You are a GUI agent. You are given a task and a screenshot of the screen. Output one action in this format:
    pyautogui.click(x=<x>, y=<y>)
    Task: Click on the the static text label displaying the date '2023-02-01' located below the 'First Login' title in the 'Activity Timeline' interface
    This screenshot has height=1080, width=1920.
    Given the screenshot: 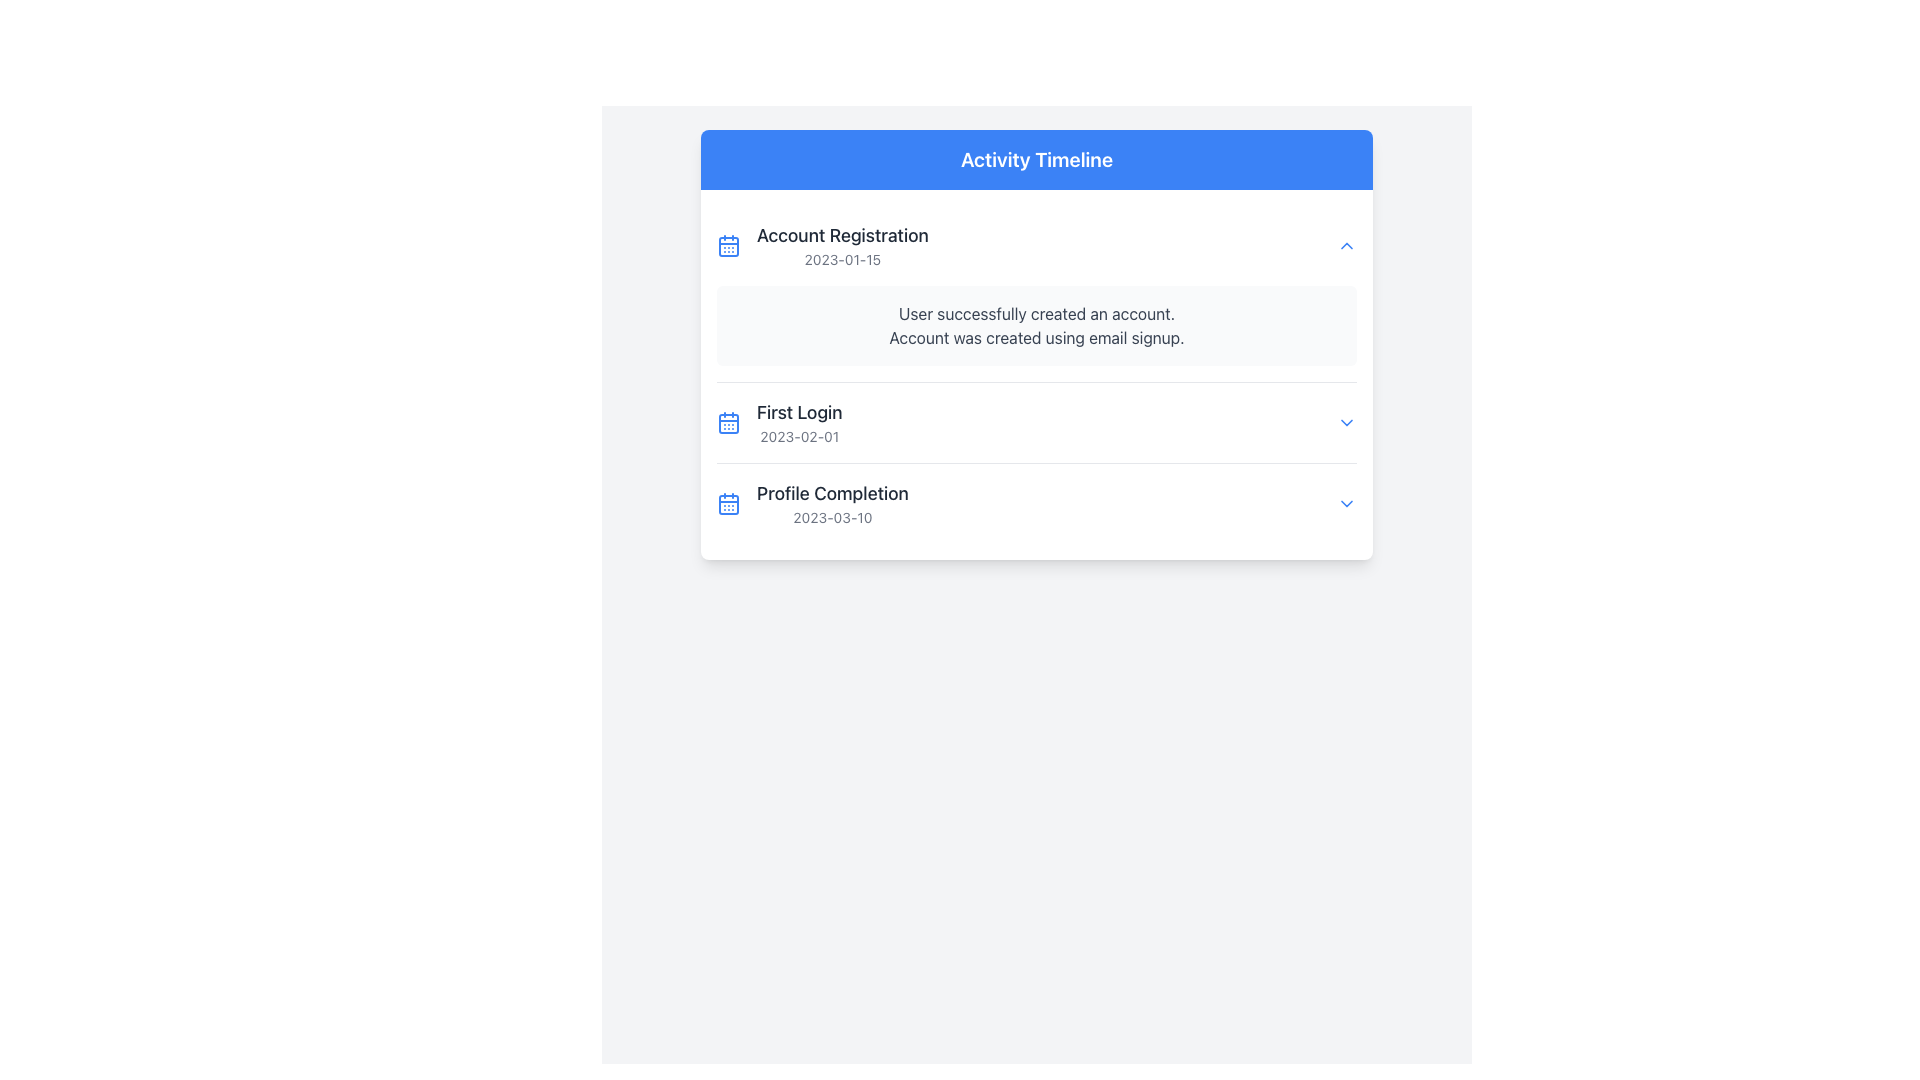 What is the action you would take?
    pyautogui.click(x=798, y=435)
    